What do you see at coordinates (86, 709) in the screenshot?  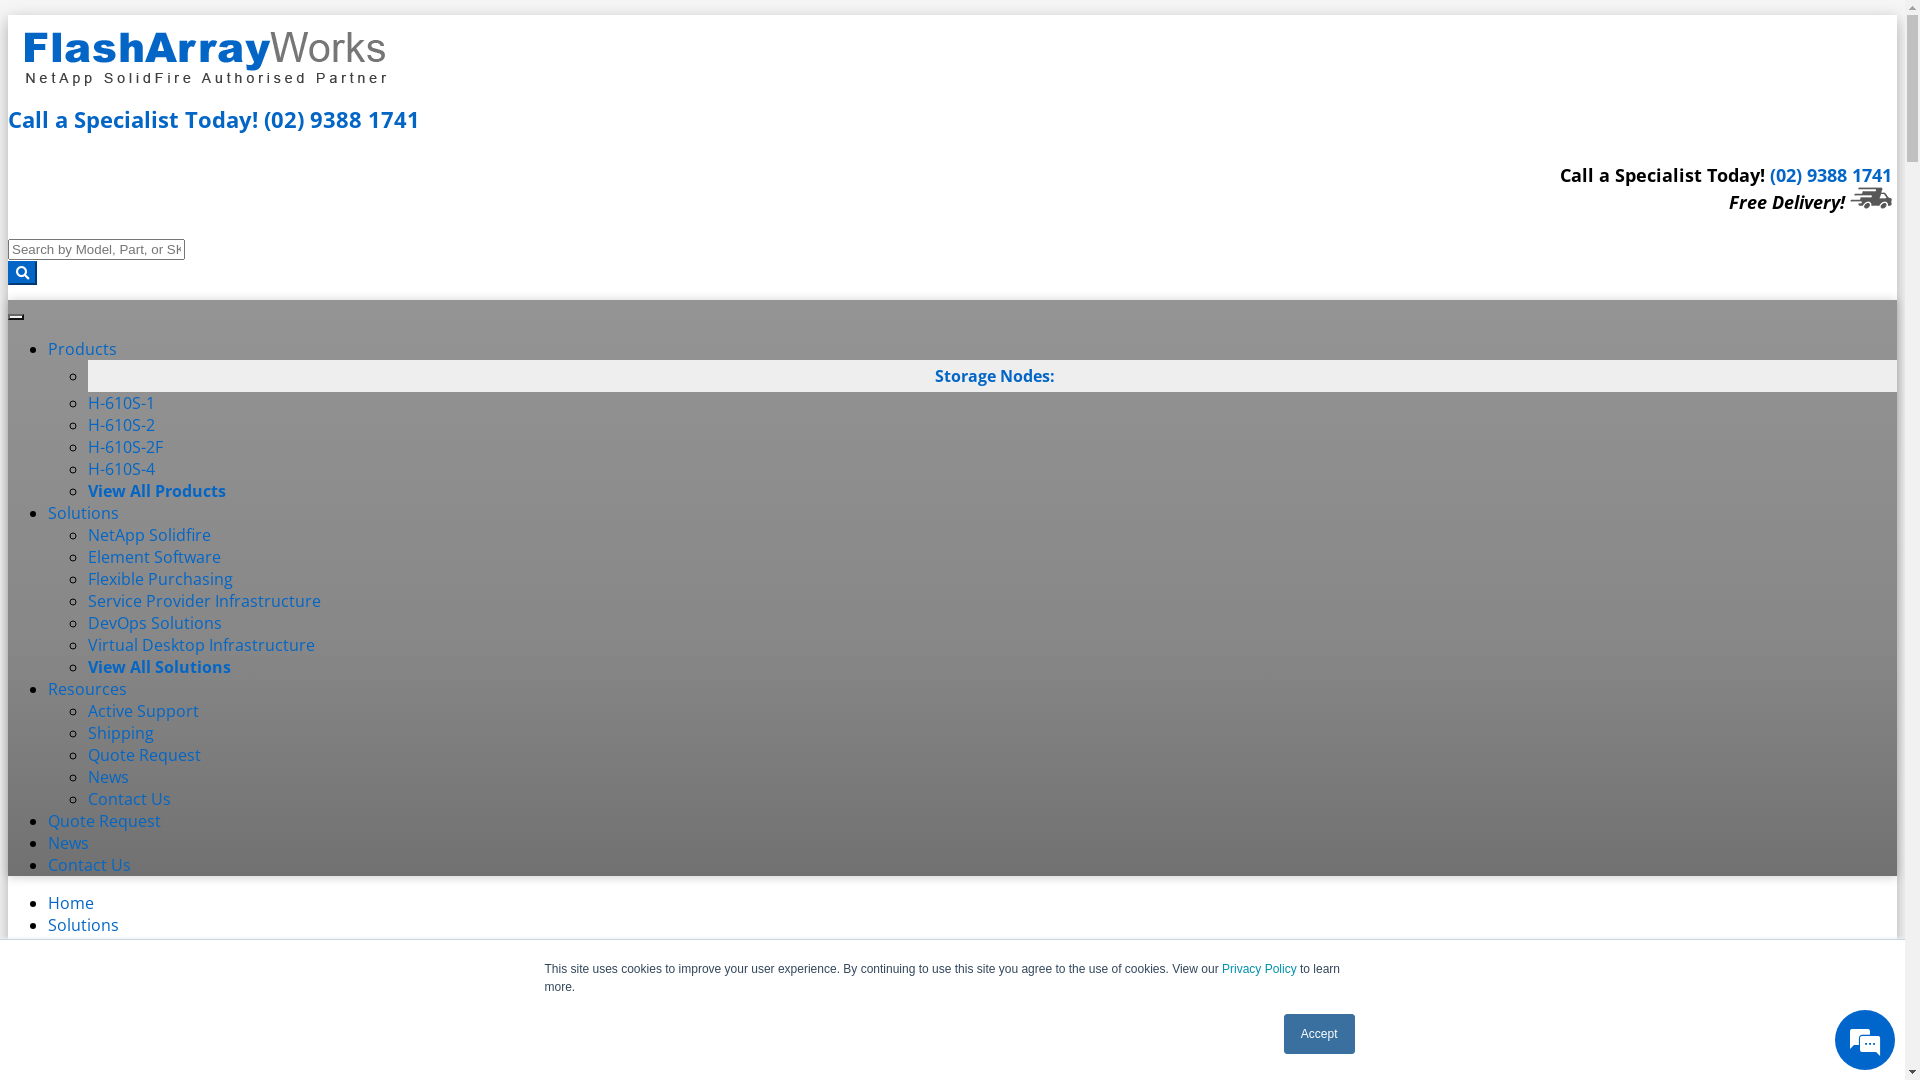 I see `'Active Support'` at bounding box center [86, 709].